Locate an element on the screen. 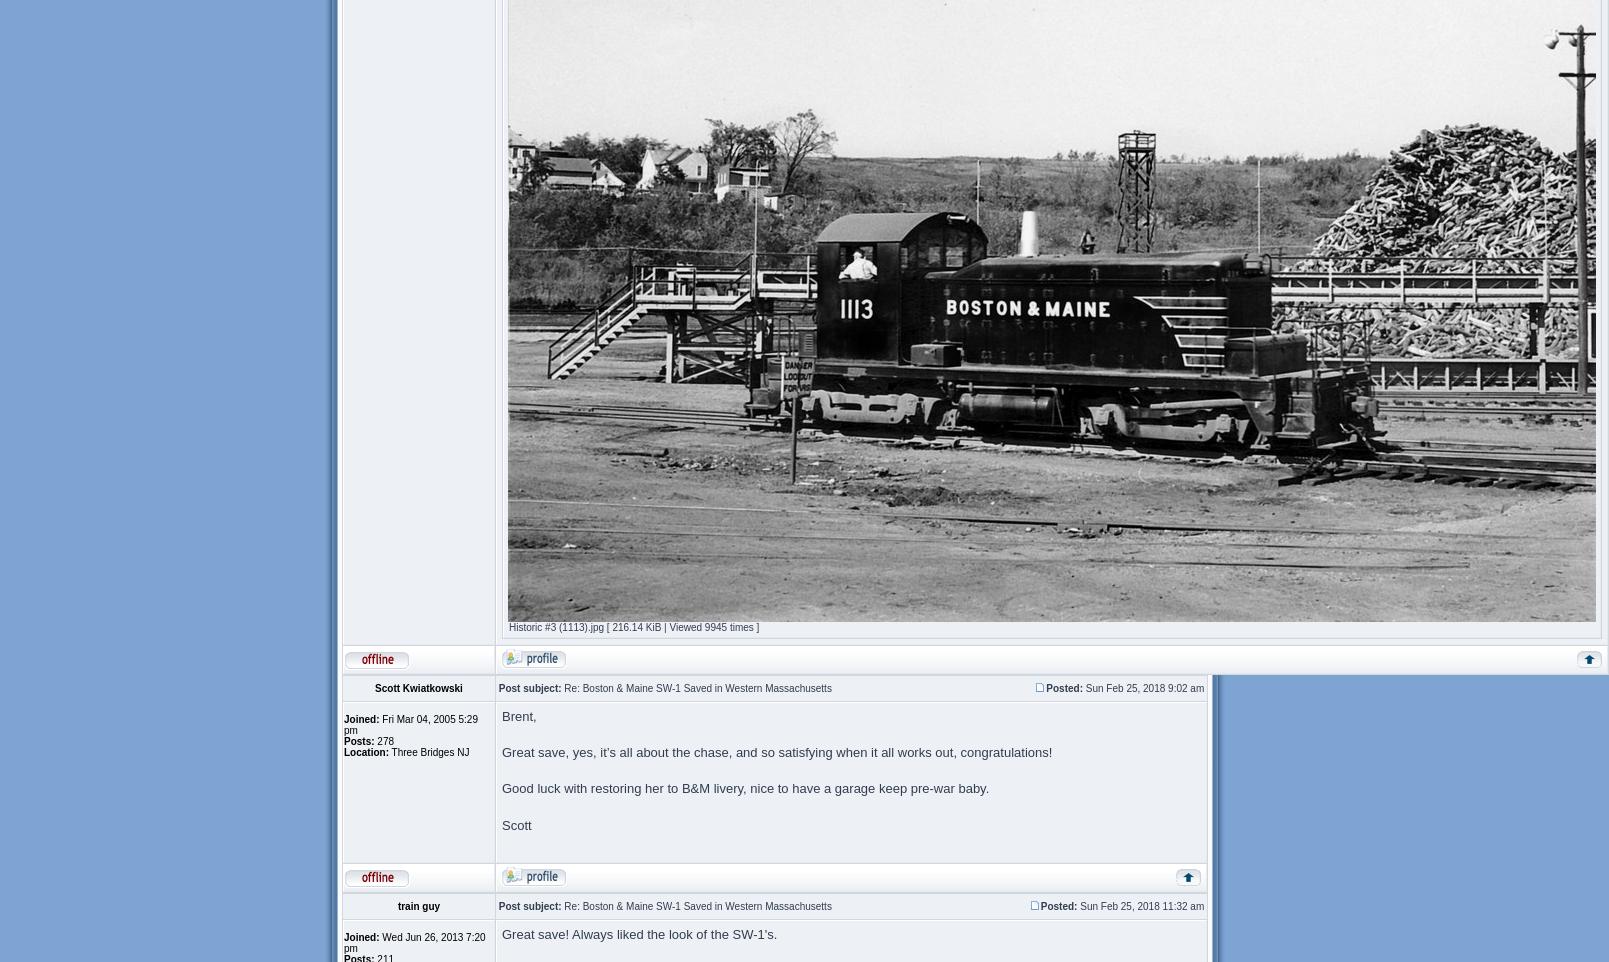 This screenshot has height=962, width=1609. 'Great save! Always liked the look of the SW-1's.' is located at coordinates (638, 933).